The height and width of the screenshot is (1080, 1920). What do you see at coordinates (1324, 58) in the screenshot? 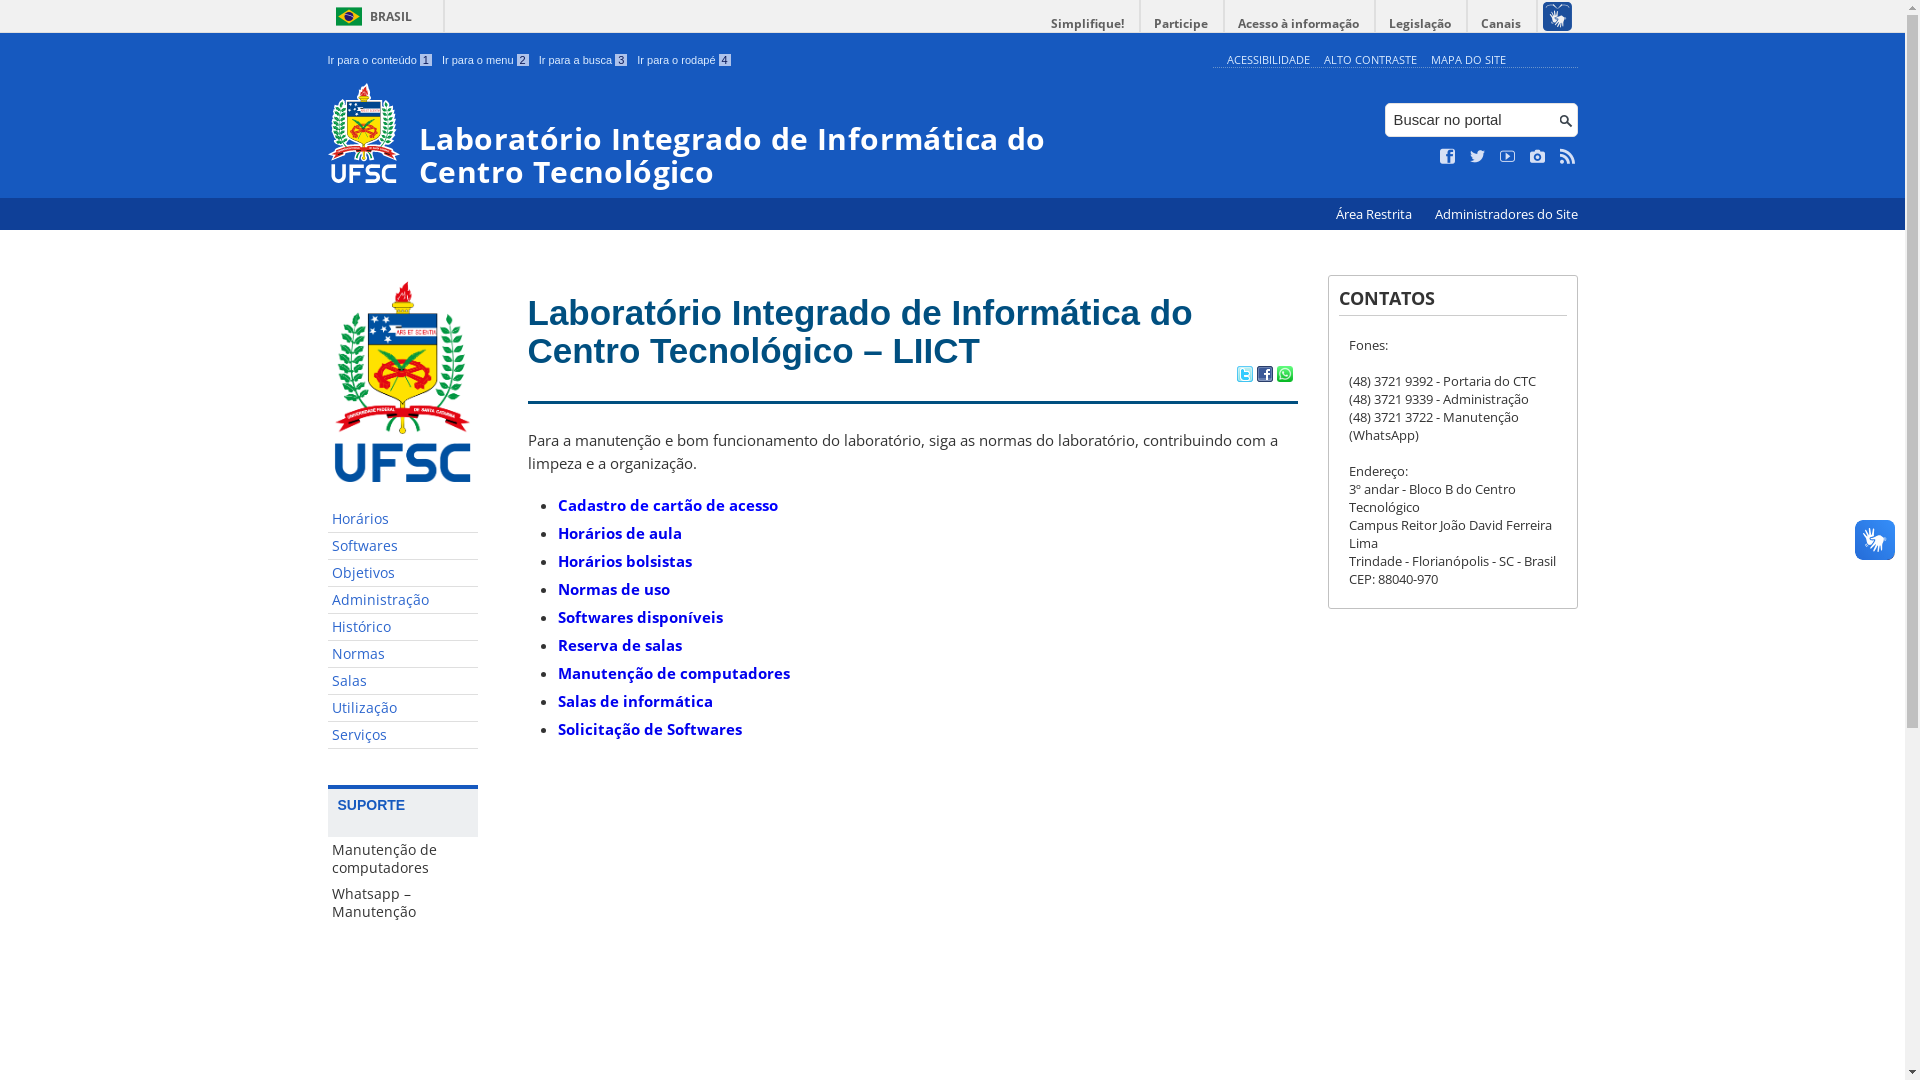
I see `'ALTO CONTRASTE'` at bounding box center [1324, 58].